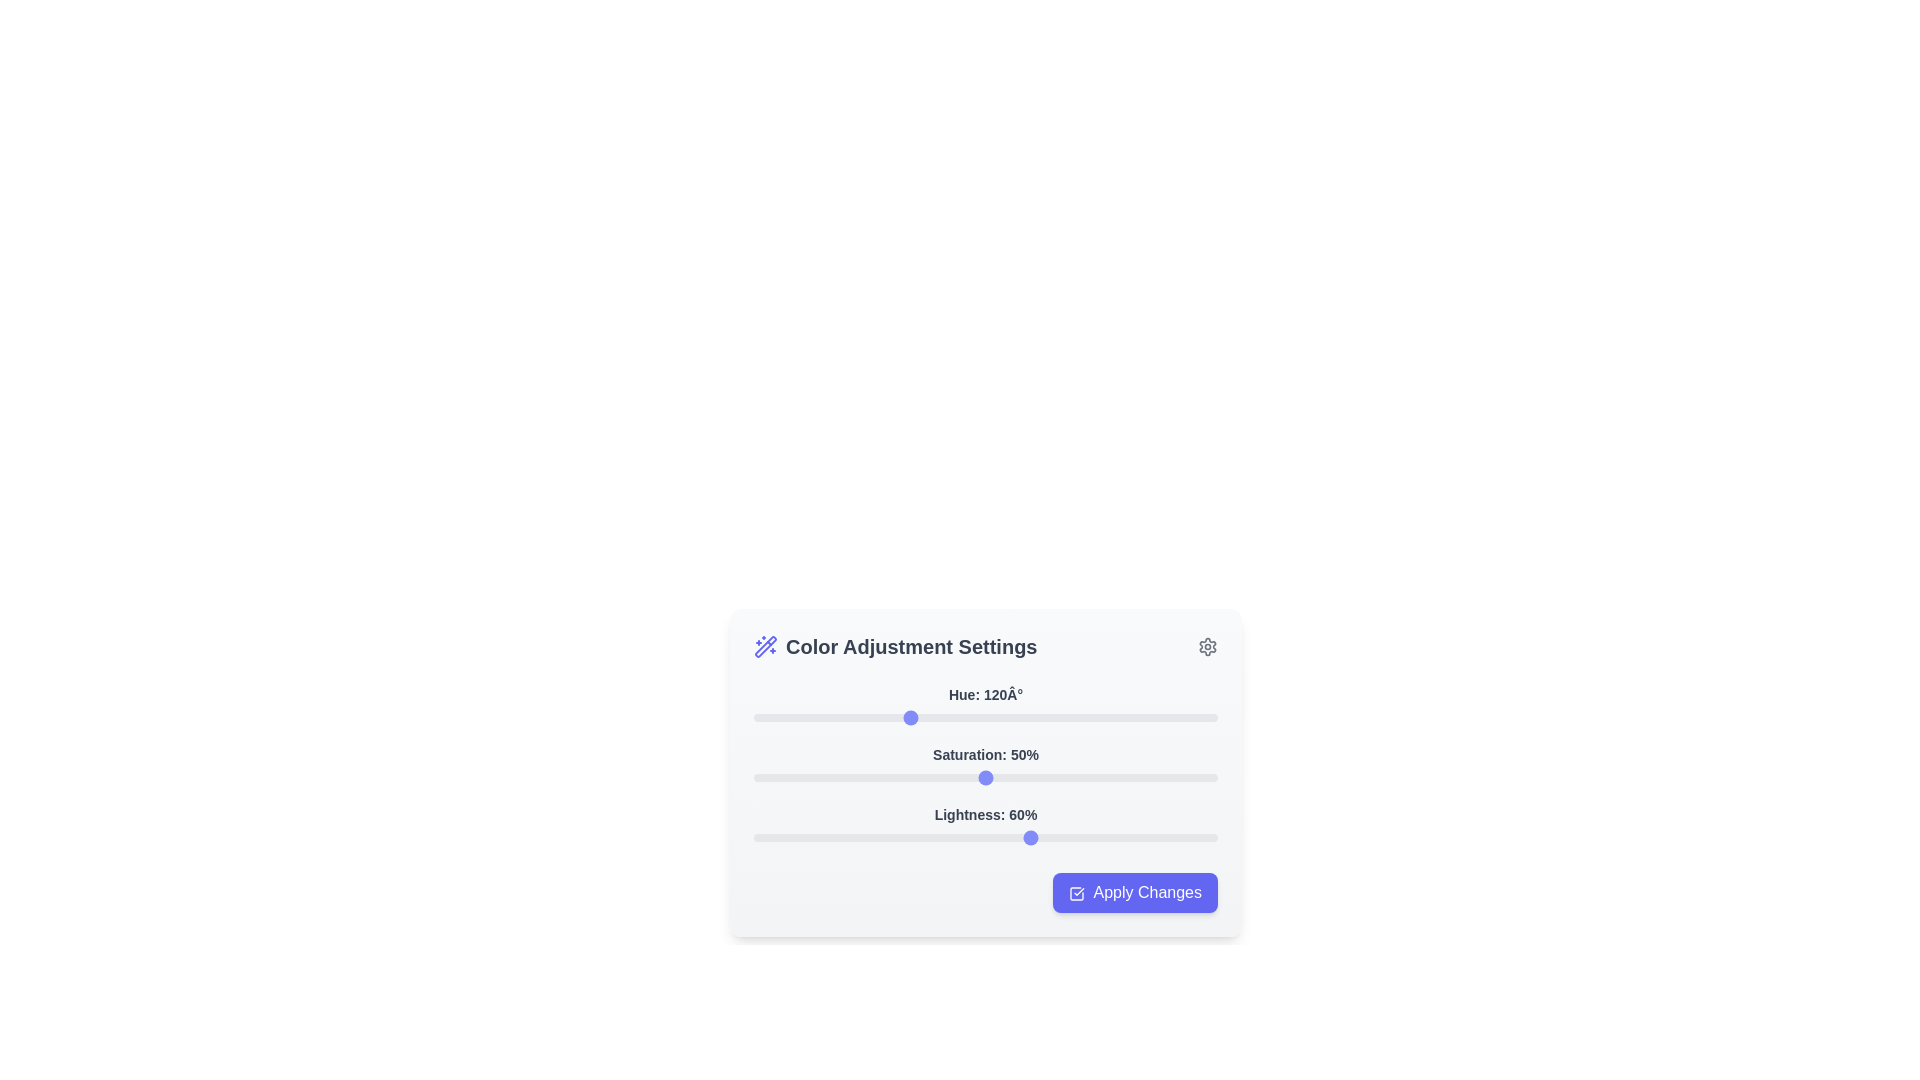 This screenshot has height=1080, width=1920. What do you see at coordinates (985, 647) in the screenshot?
I see `the header section labeled 'Color Adjustment Settings' to interact with it, which is positioned between a wand icon on the left and a gear icon on the right, at the top of a card-like interface` at bounding box center [985, 647].